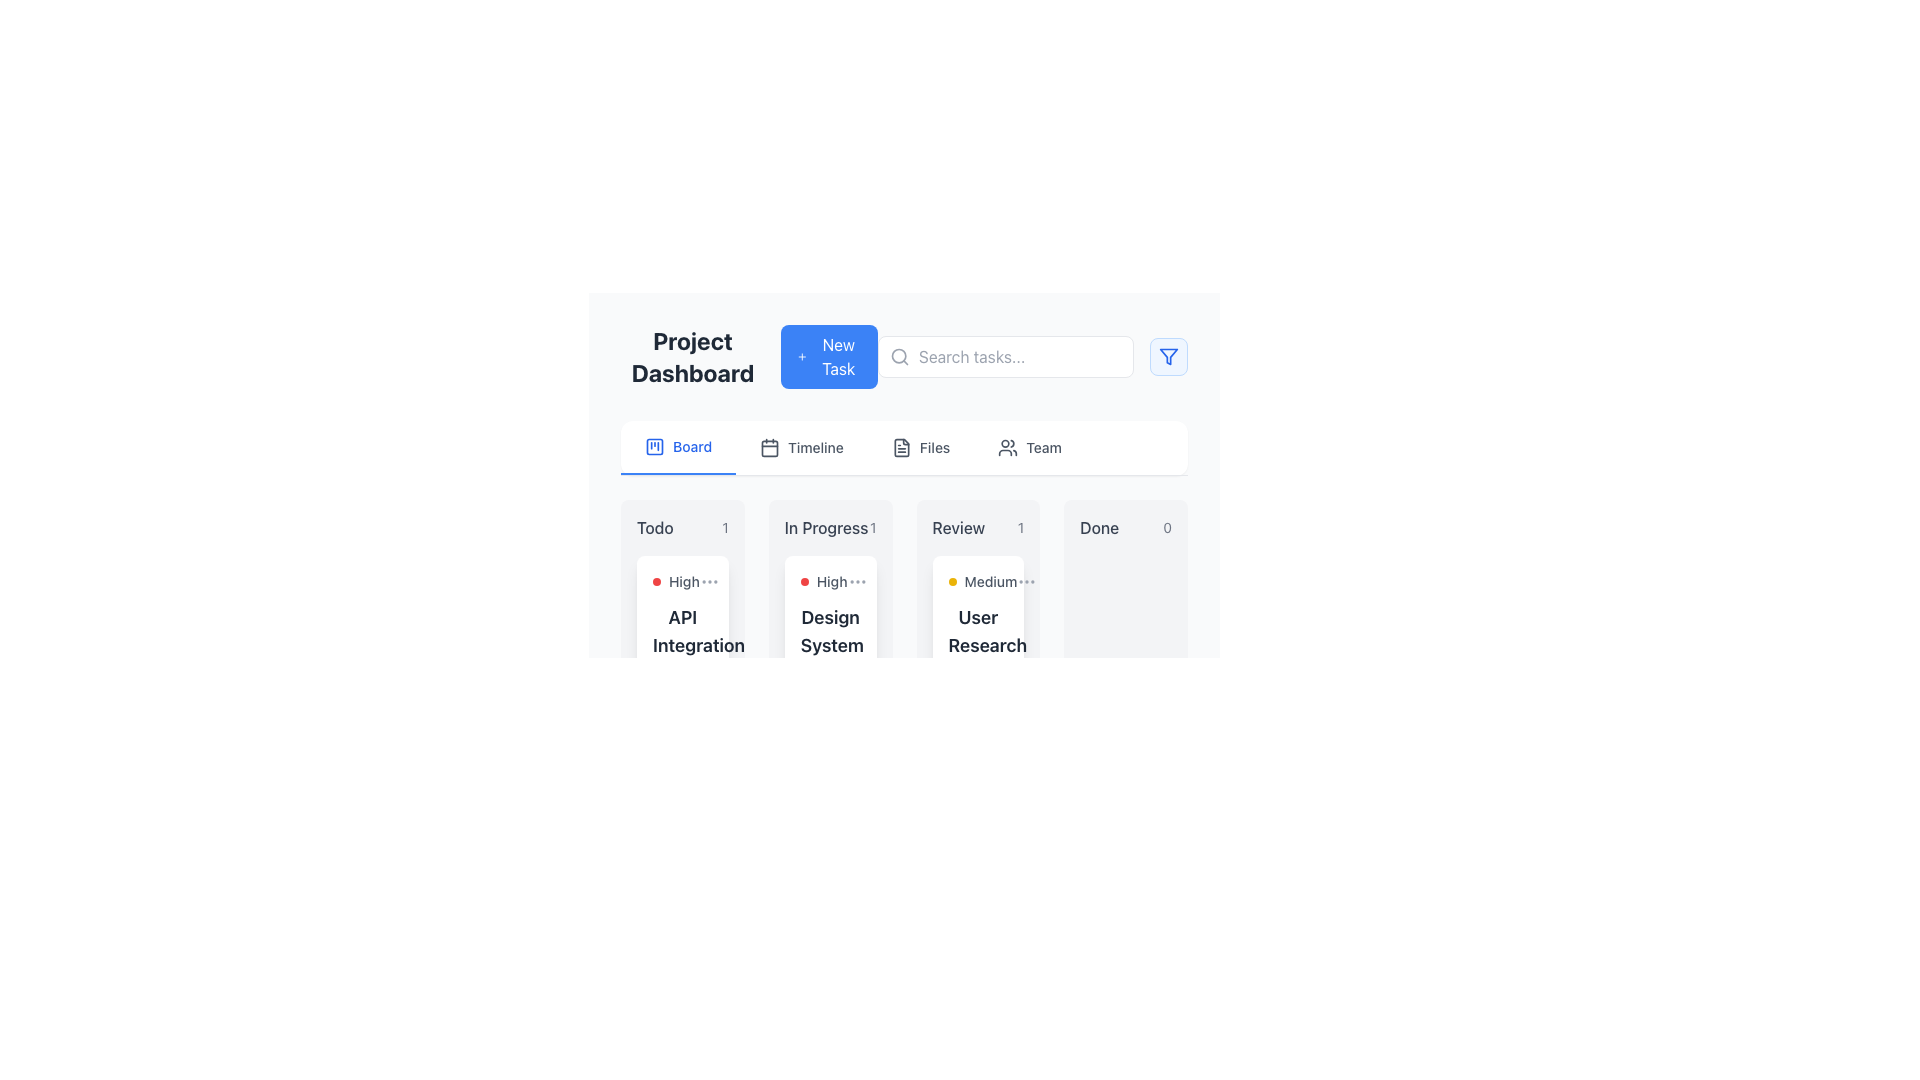 The image size is (1920, 1080). What do you see at coordinates (826, 527) in the screenshot?
I see `the content of the text label reading 'In Progress' located in the second column of the project management interface` at bounding box center [826, 527].